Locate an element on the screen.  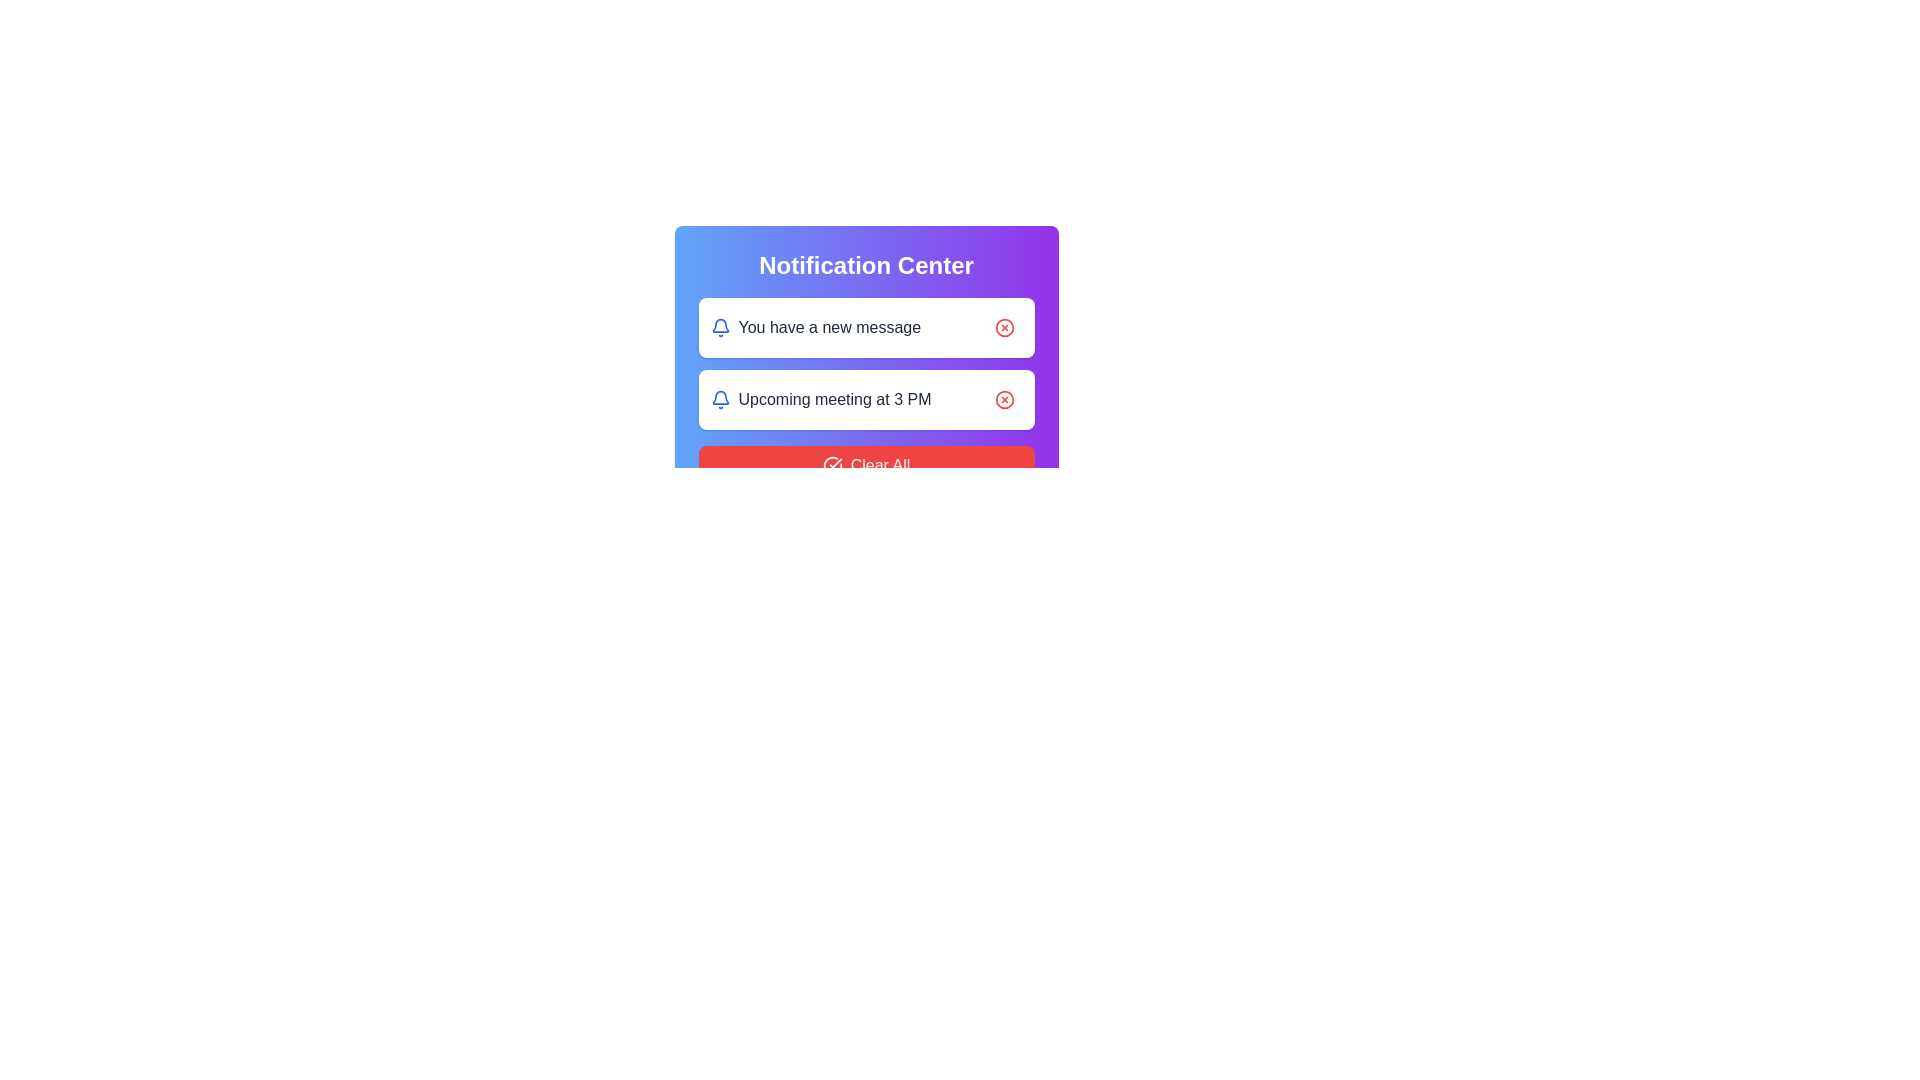
the delete button for the notification entry 'Upcoming meeting at 3 PM' is located at coordinates (1004, 400).